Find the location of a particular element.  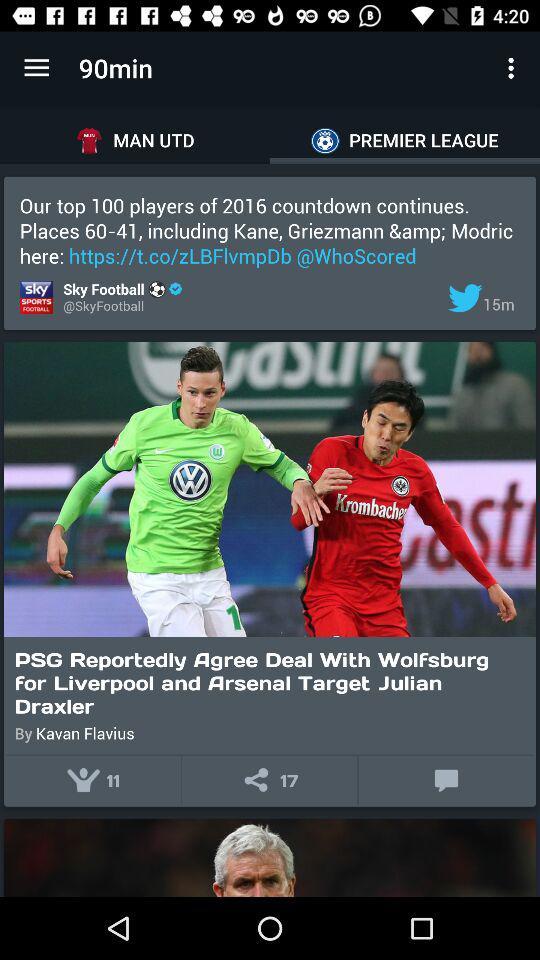

the item to the left of the 90min item is located at coordinates (36, 68).